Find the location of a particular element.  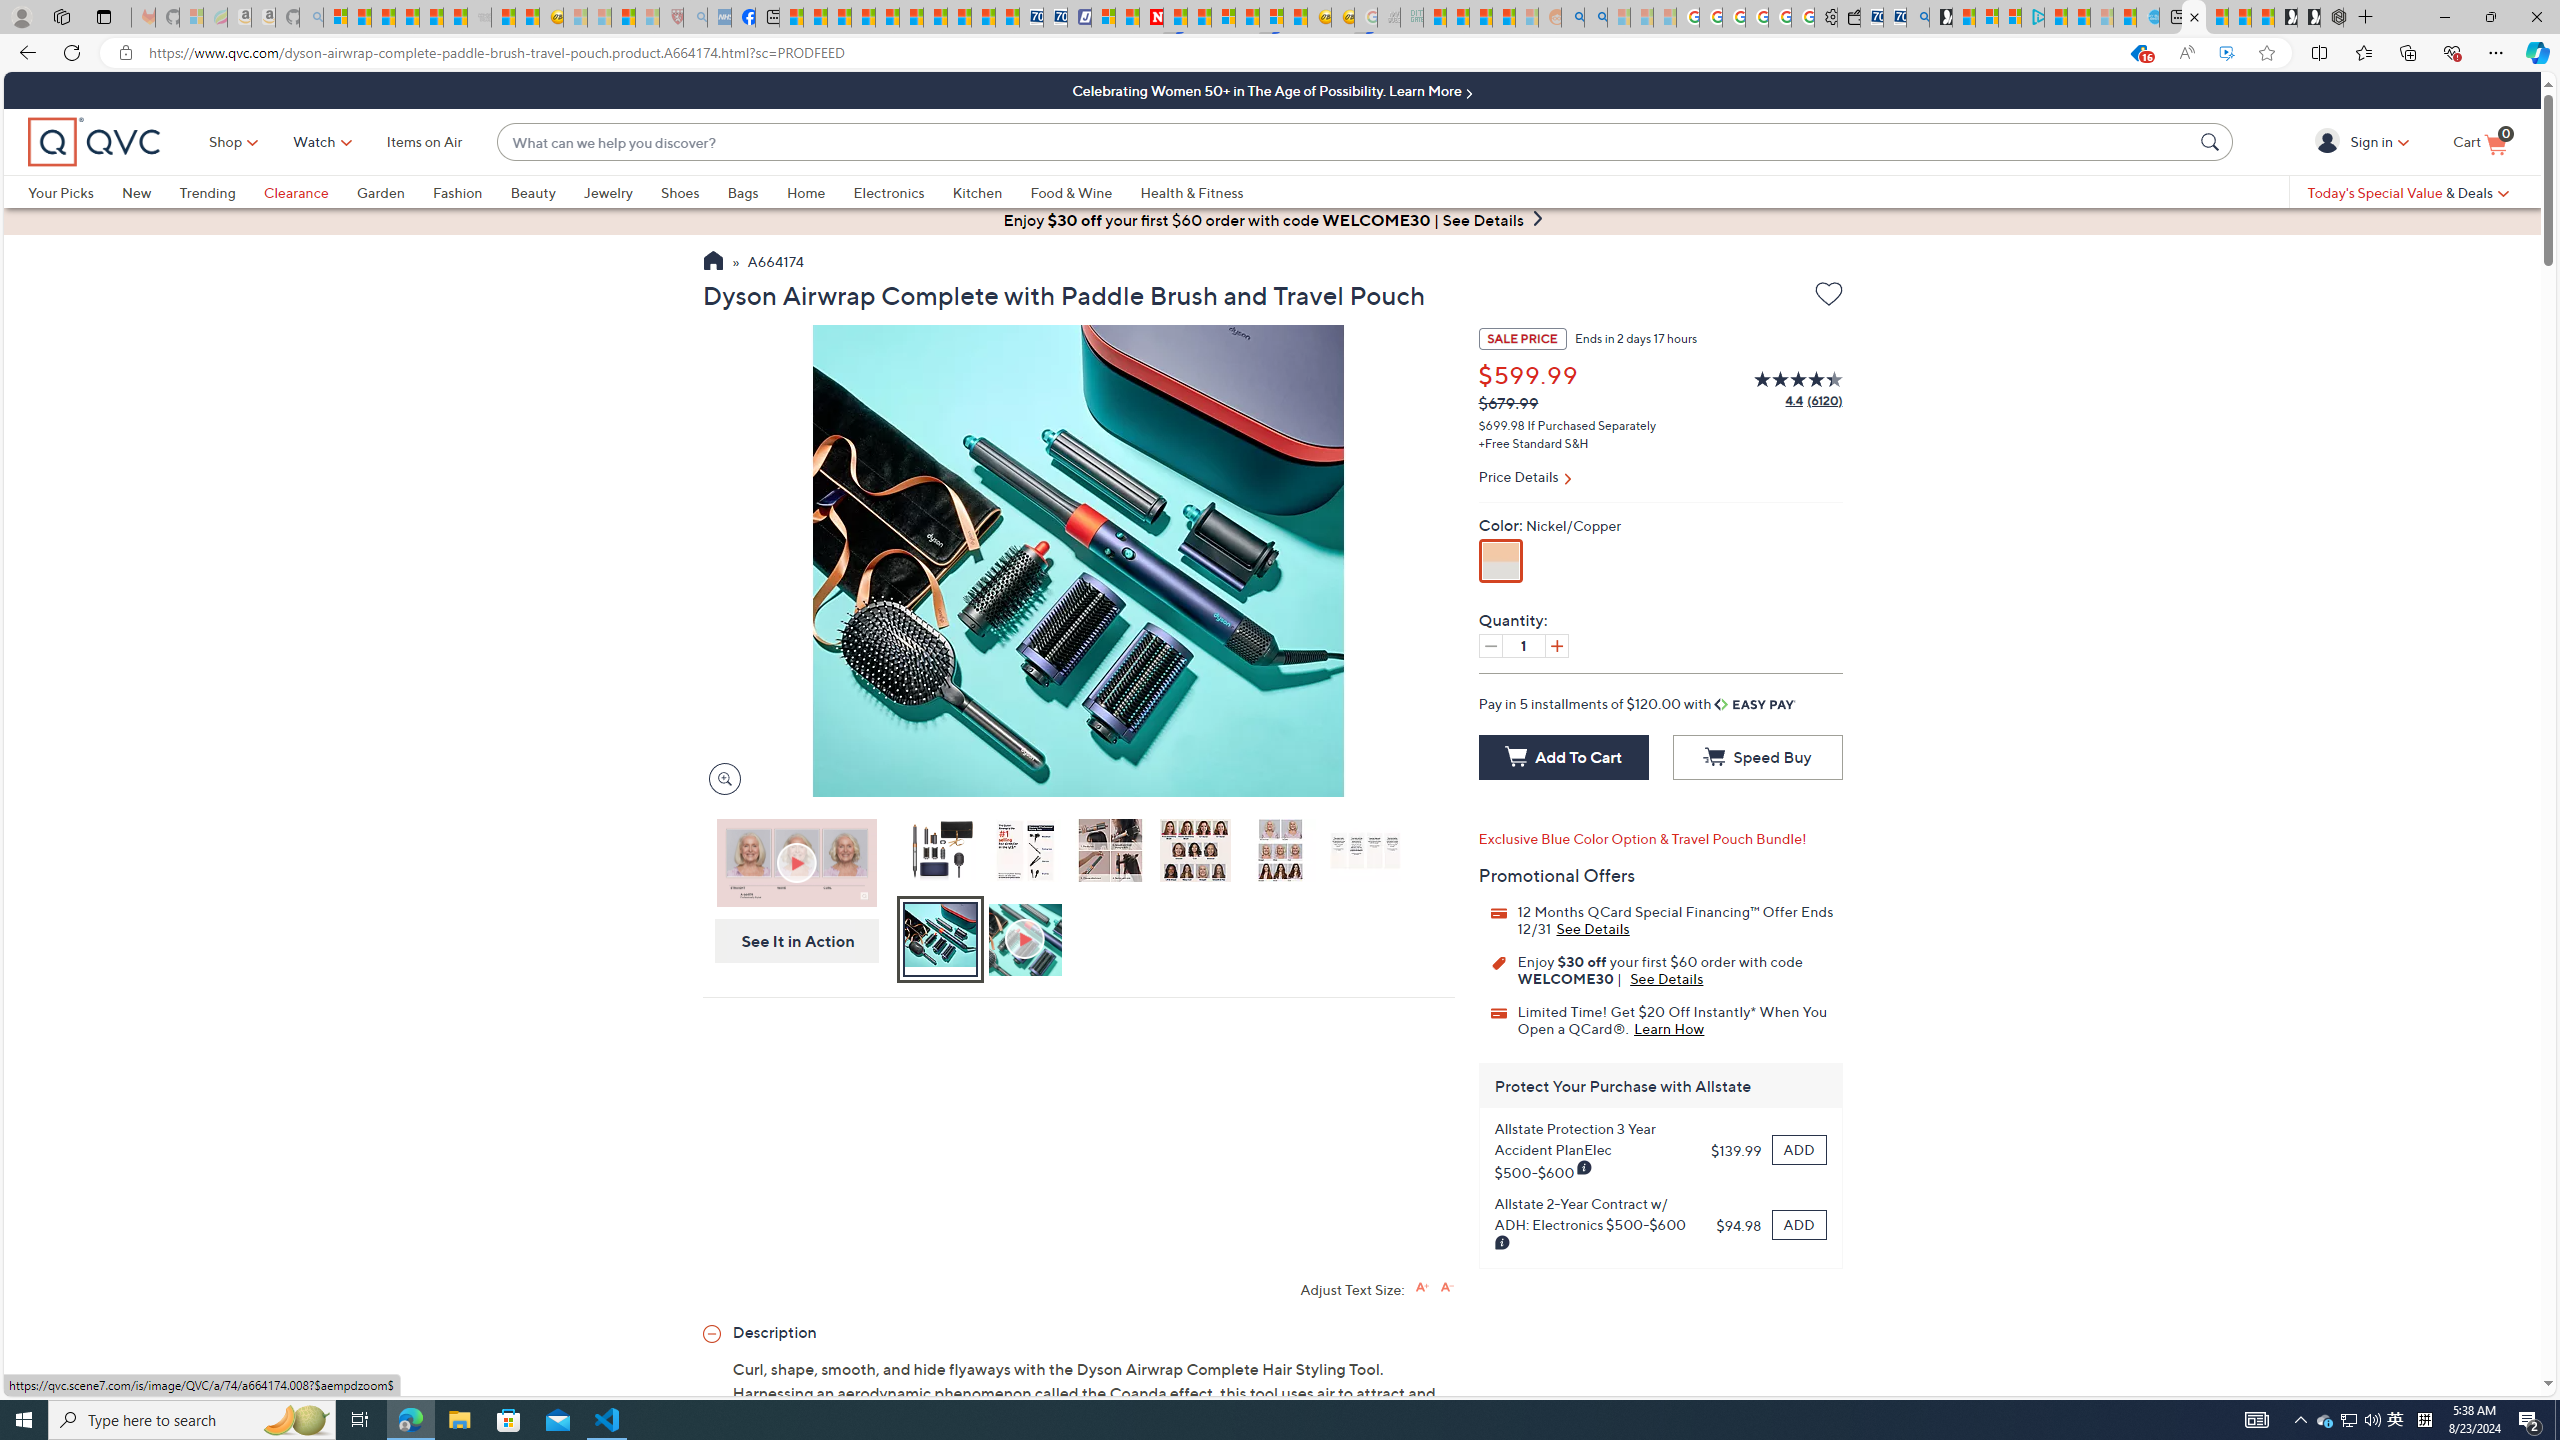

'Sign in' is located at coordinates (2329, 141).